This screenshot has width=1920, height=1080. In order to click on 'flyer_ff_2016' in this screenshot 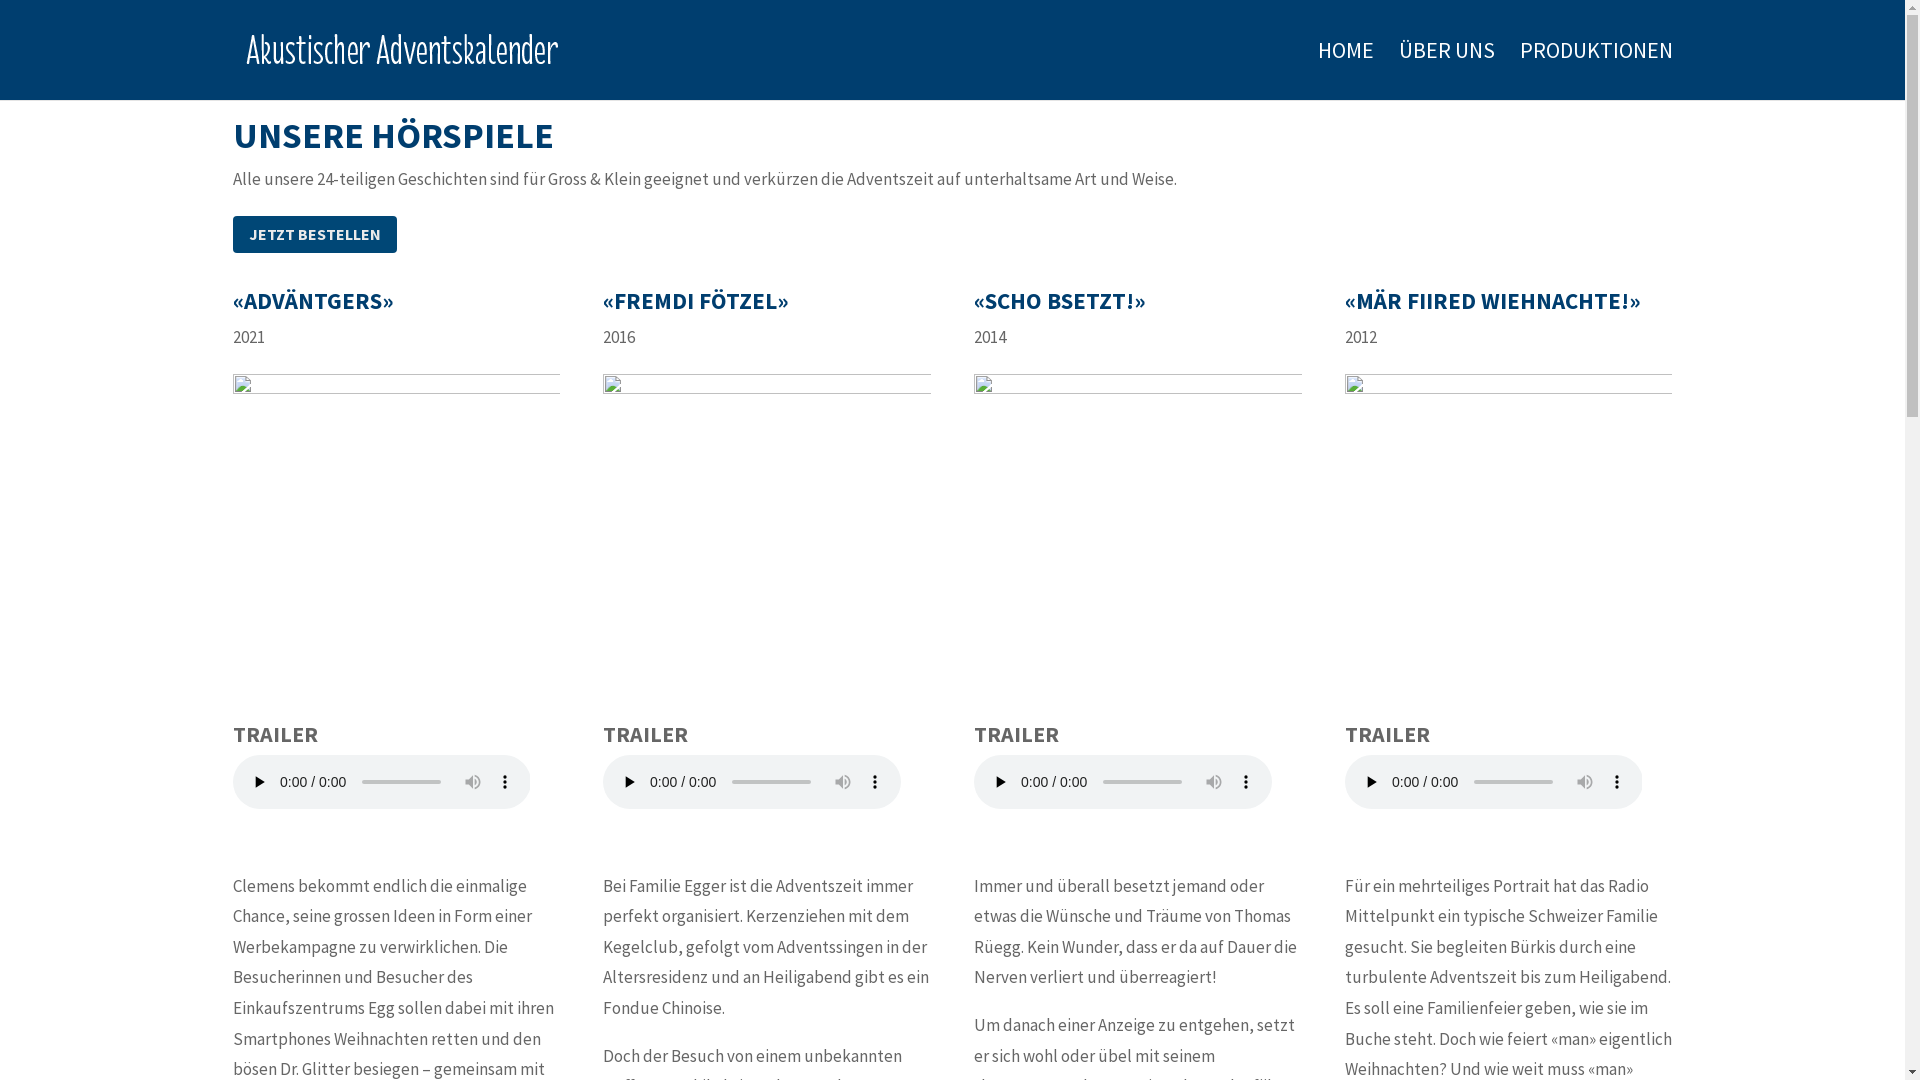, I will do `click(766, 536)`.